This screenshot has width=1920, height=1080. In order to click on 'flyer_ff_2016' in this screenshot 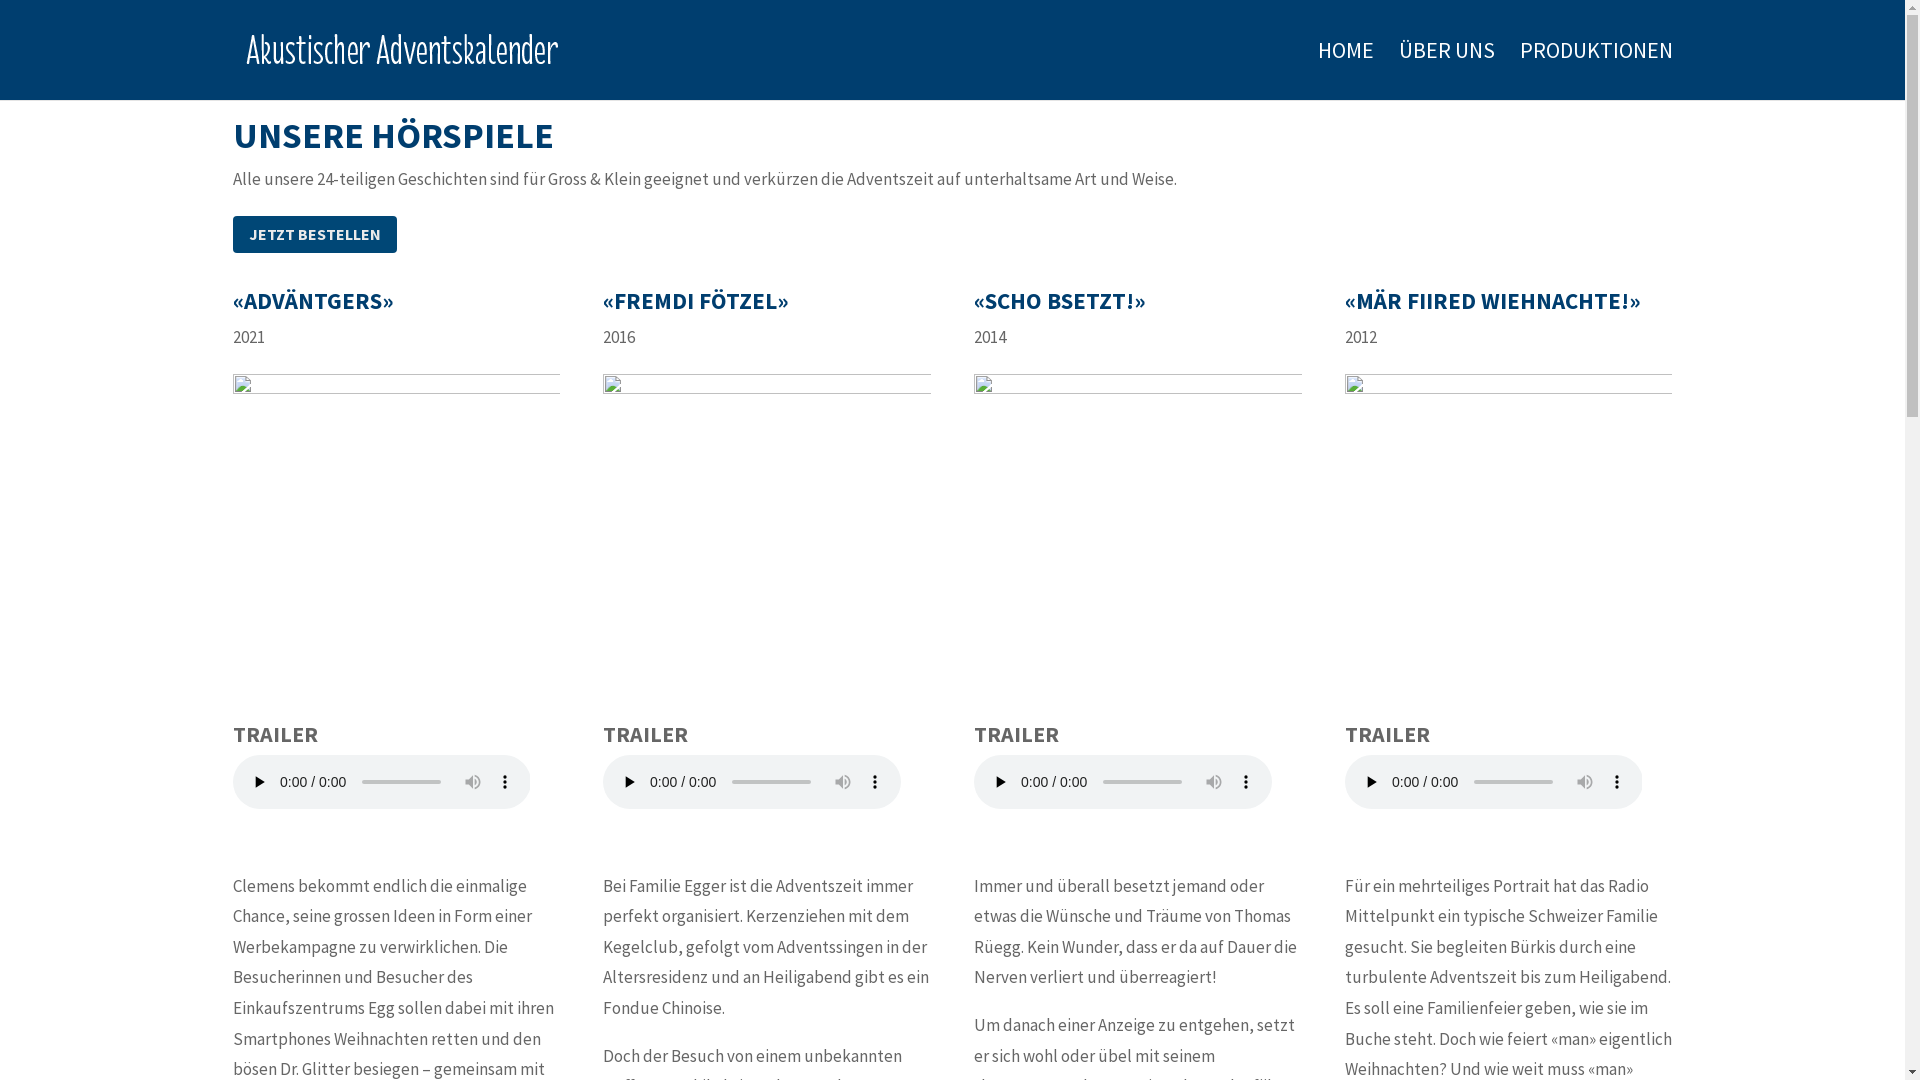, I will do `click(766, 536)`.